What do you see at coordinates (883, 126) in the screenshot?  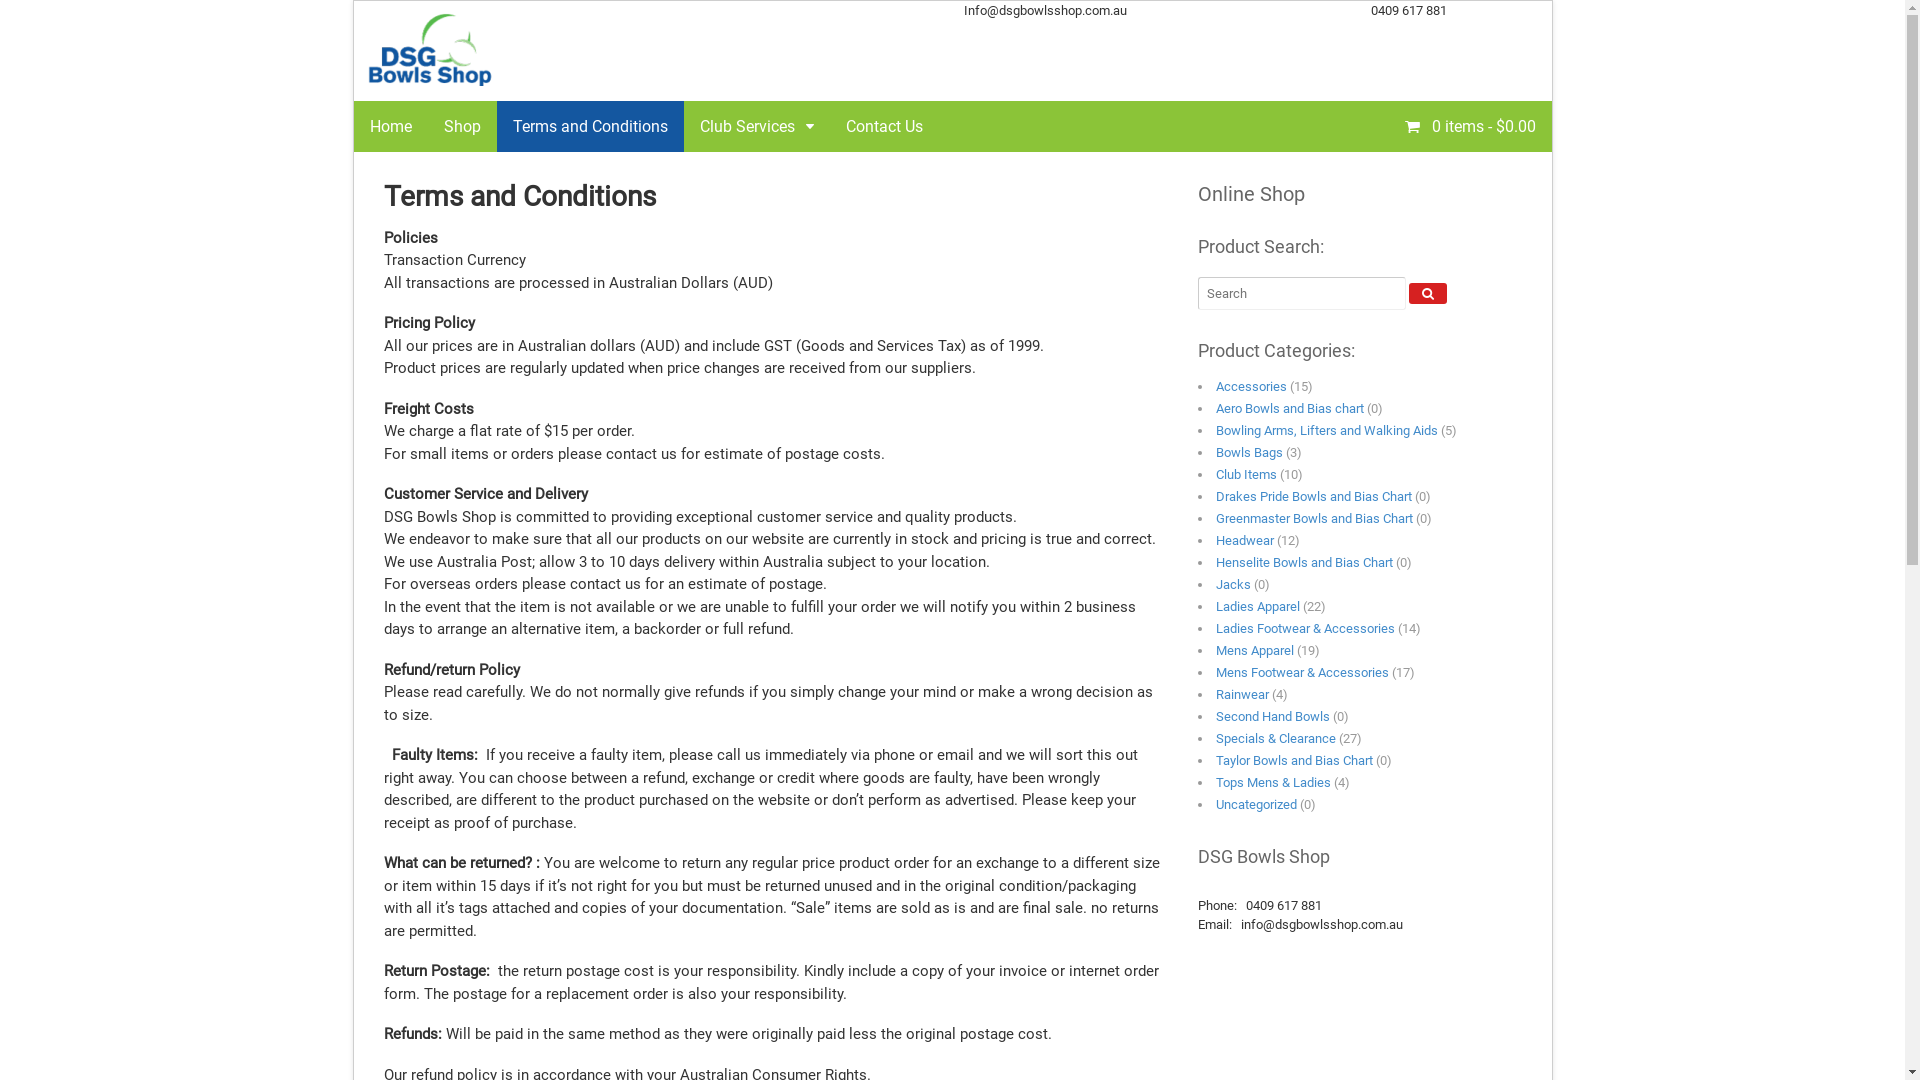 I see `'Contact Us'` at bounding box center [883, 126].